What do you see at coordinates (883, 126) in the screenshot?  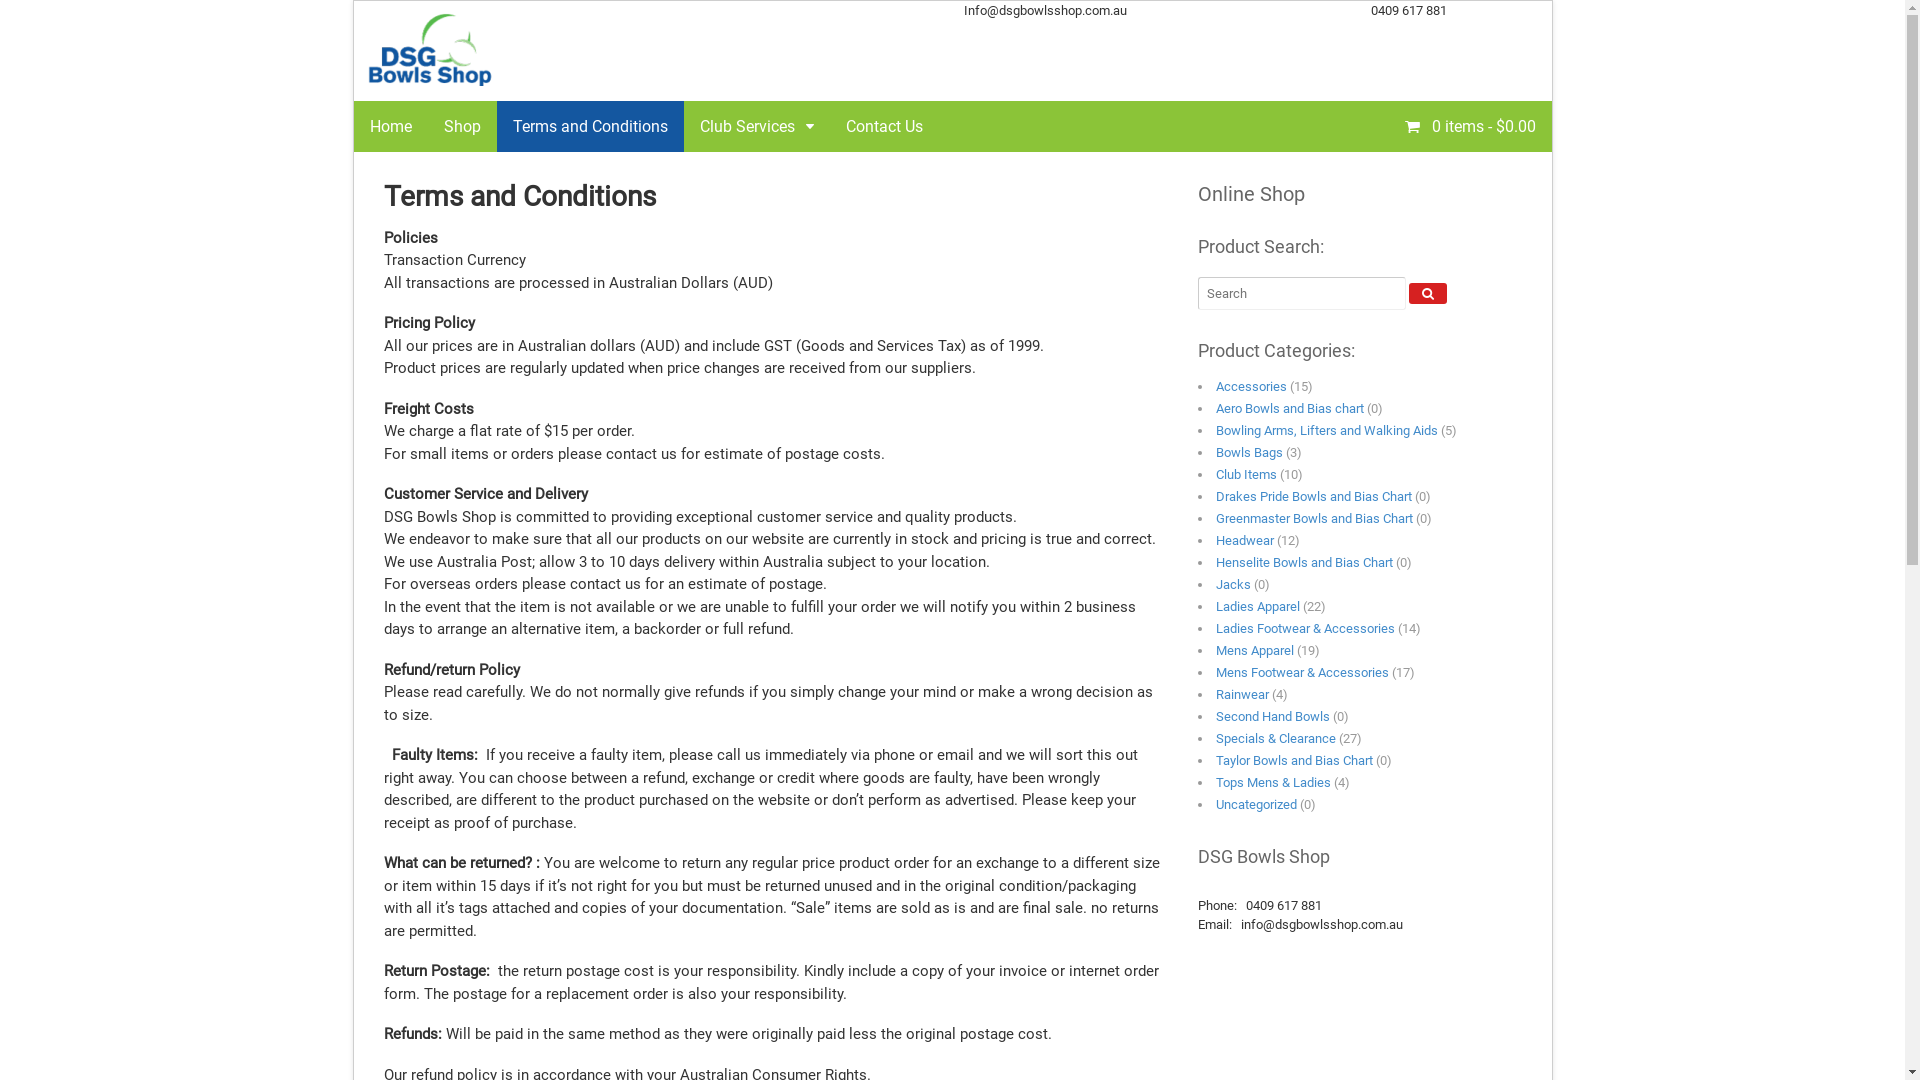 I see `'Contact Us'` at bounding box center [883, 126].